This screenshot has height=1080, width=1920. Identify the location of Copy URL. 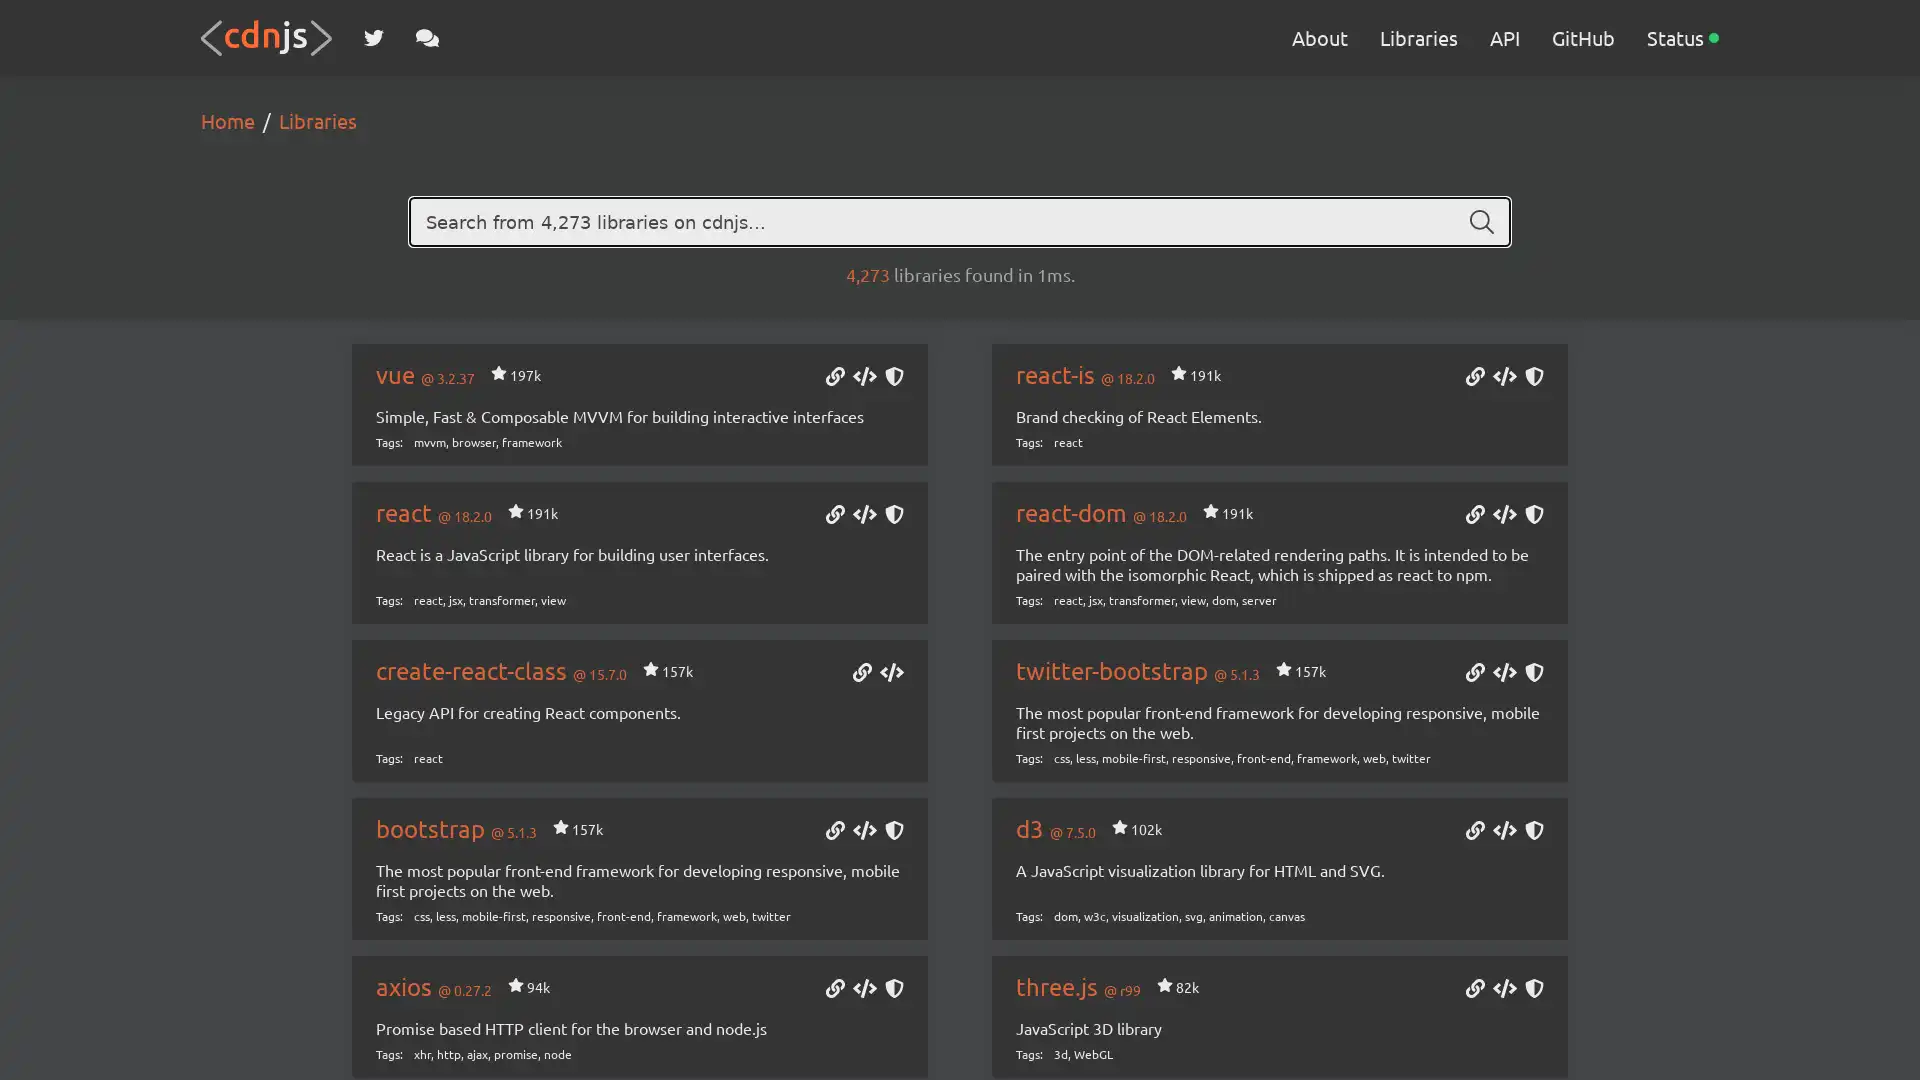
(1474, 378).